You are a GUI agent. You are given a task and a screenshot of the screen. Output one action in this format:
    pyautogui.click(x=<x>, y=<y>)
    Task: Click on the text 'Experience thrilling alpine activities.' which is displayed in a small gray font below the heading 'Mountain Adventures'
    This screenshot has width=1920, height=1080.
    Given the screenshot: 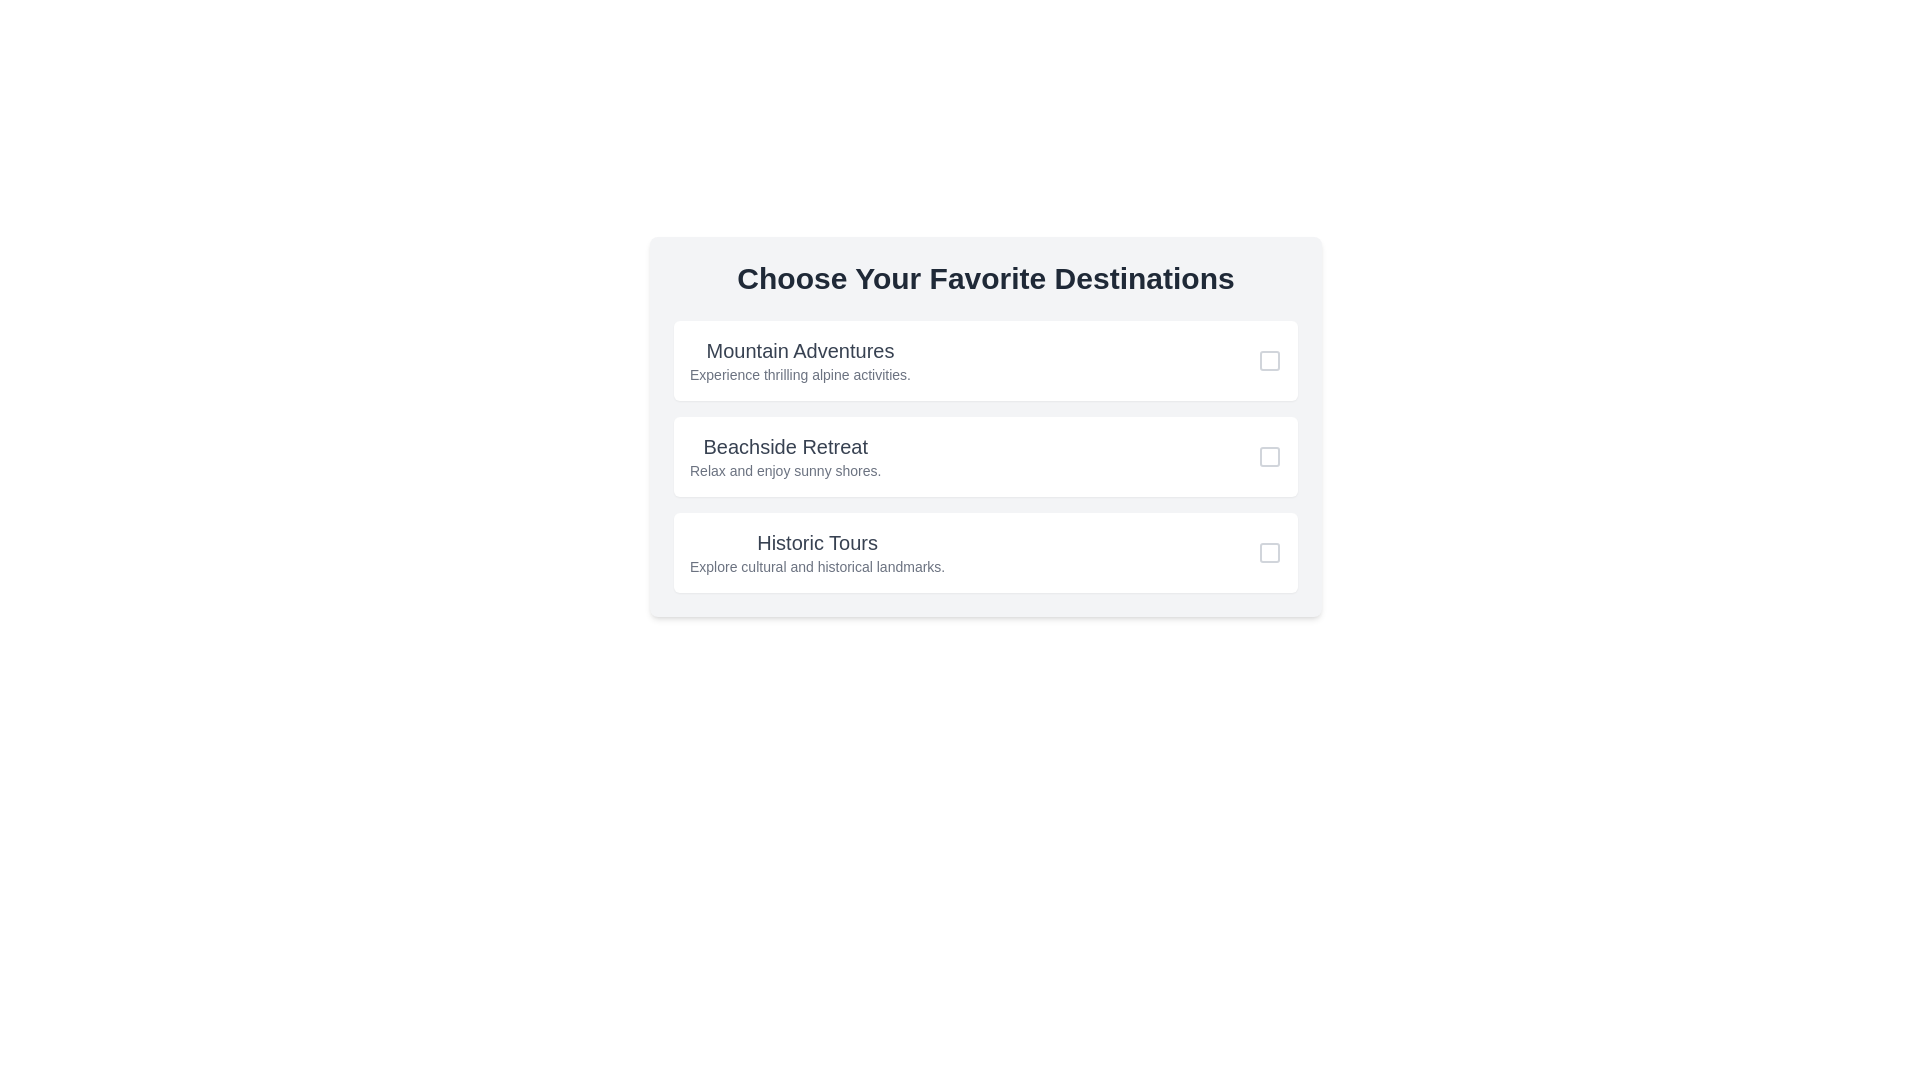 What is the action you would take?
    pyautogui.click(x=800, y=374)
    